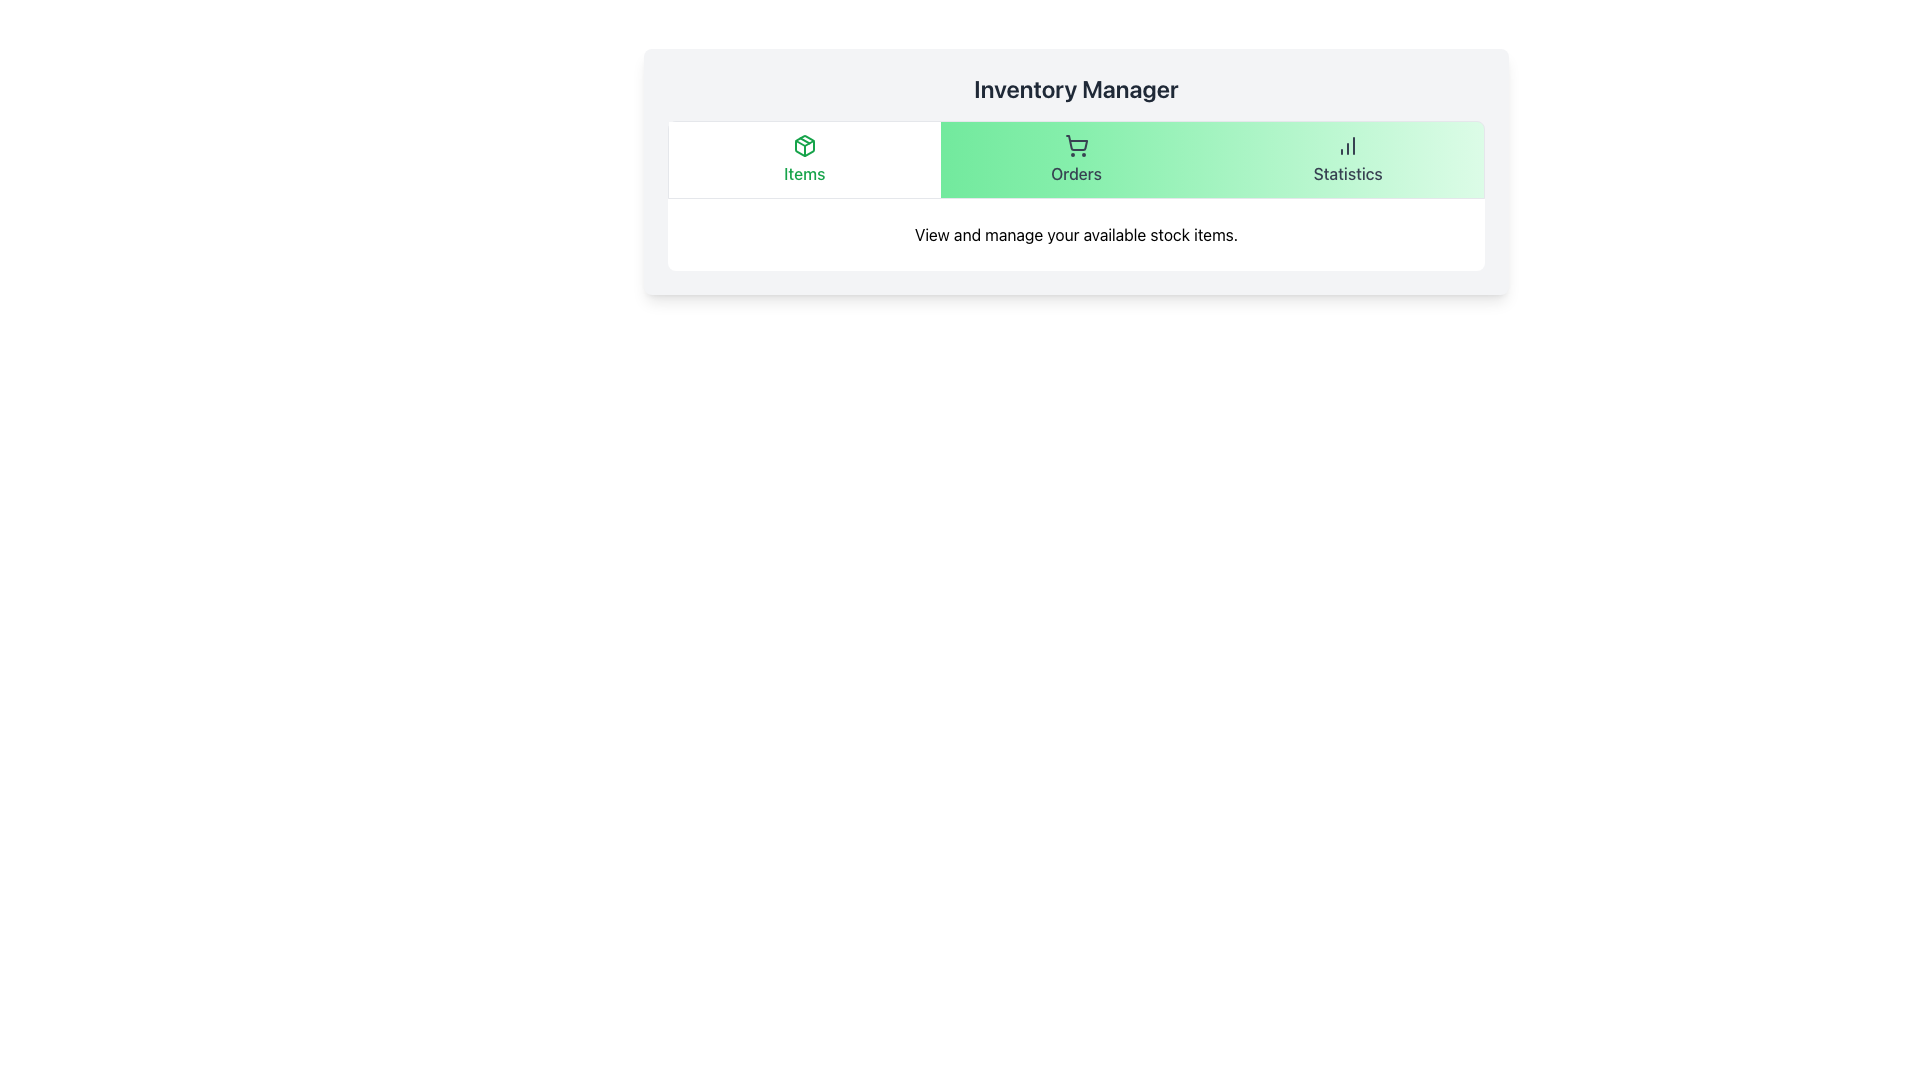  What do you see at coordinates (1348, 145) in the screenshot?
I see `the icon resembling a bar chart located in the 'Statistics' section of the top navigation bar` at bounding box center [1348, 145].